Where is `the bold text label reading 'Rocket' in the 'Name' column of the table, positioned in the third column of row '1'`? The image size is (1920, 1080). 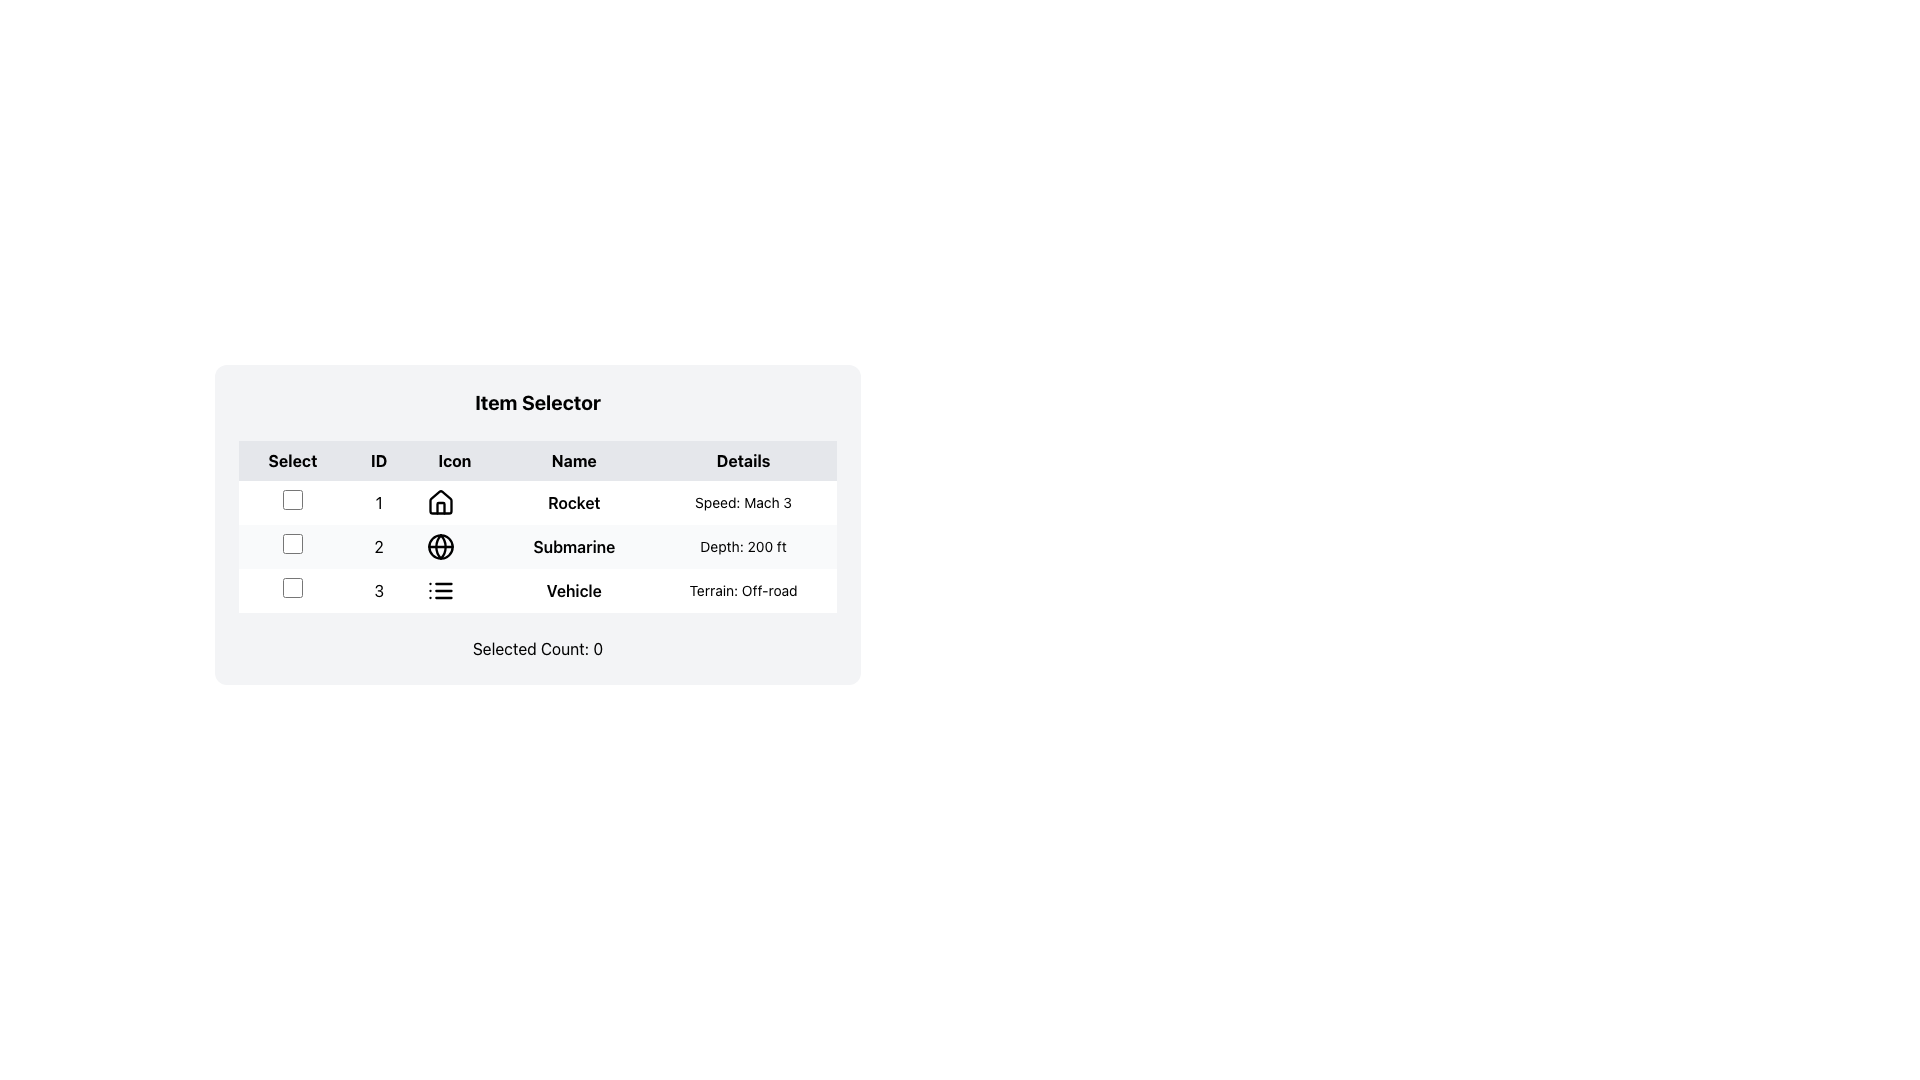 the bold text label reading 'Rocket' in the 'Name' column of the table, positioned in the third column of row '1' is located at coordinates (573, 501).